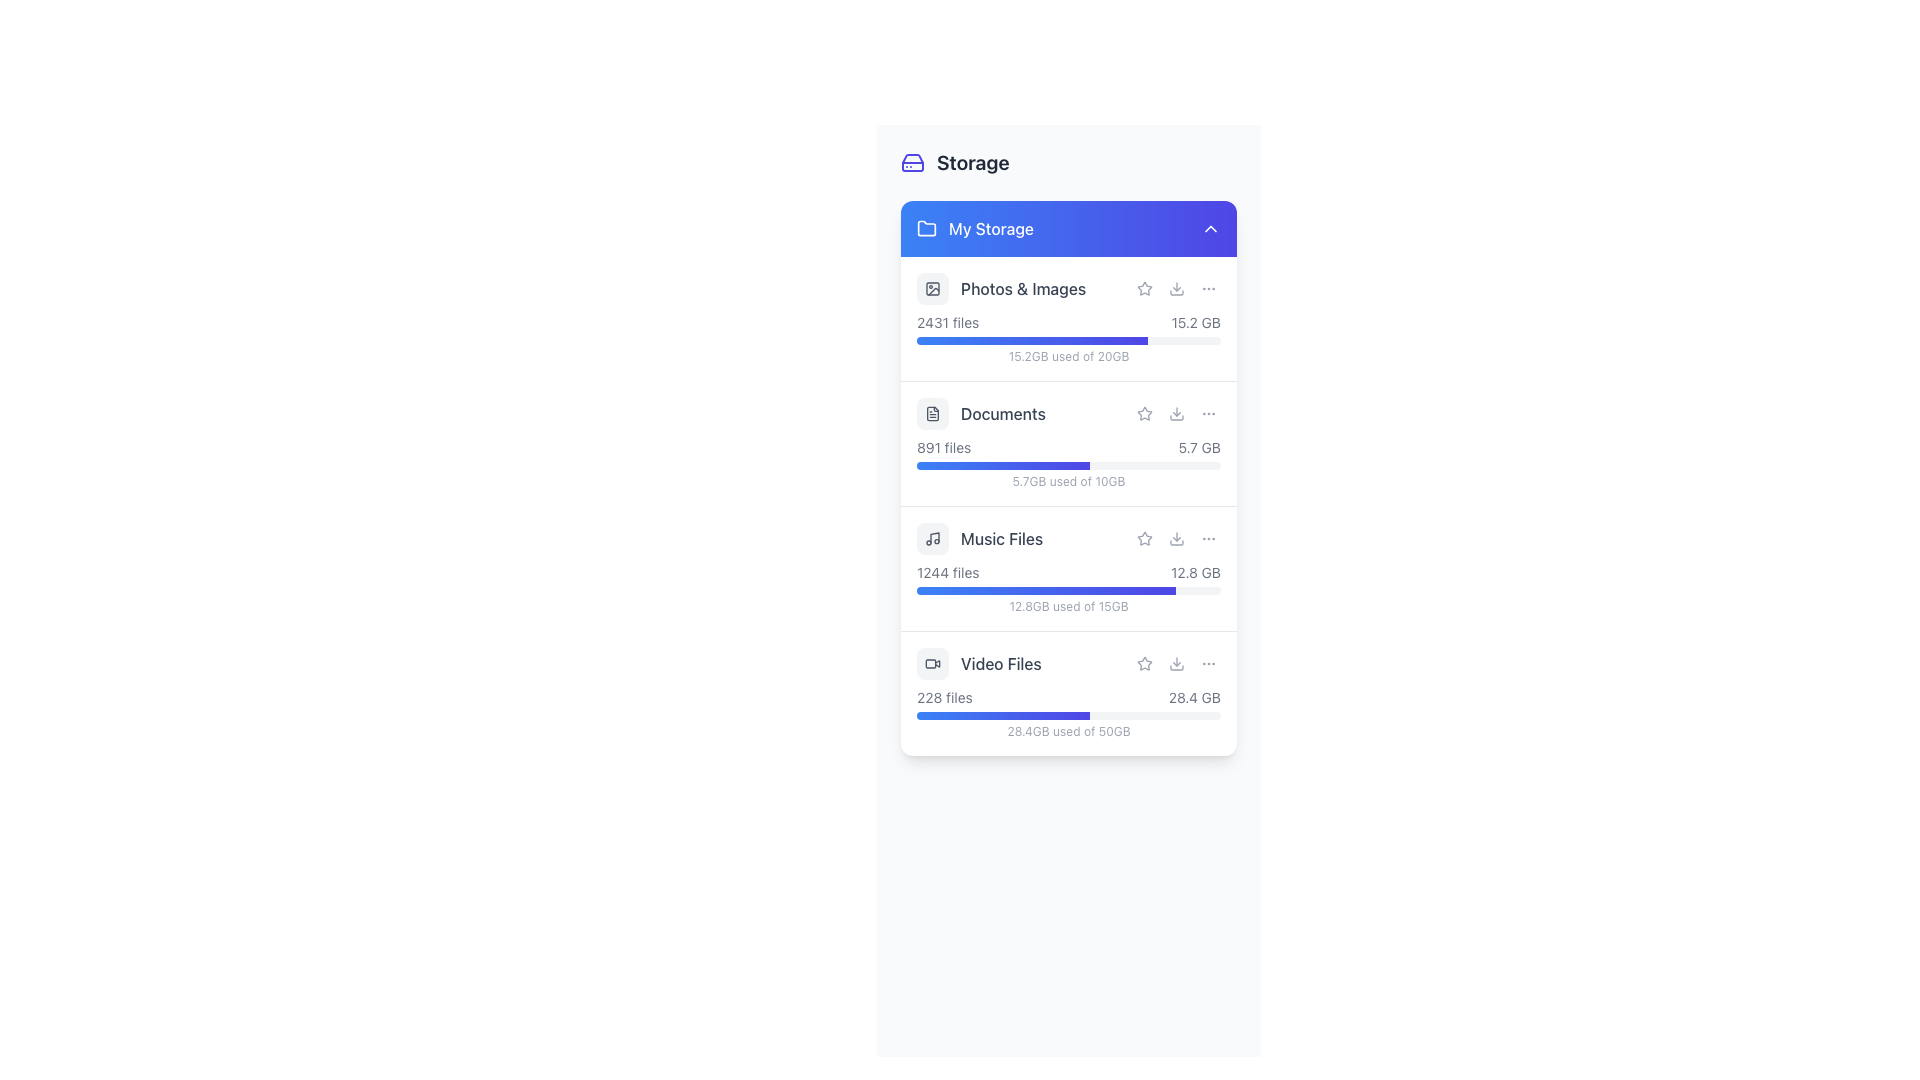 This screenshot has width=1920, height=1080. Describe the element at coordinates (1068, 482) in the screenshot. I see `text label displaying '5.7GB used of 10GB', which is a small gray font located below the progress bar in the 'Documents' section` at that location.